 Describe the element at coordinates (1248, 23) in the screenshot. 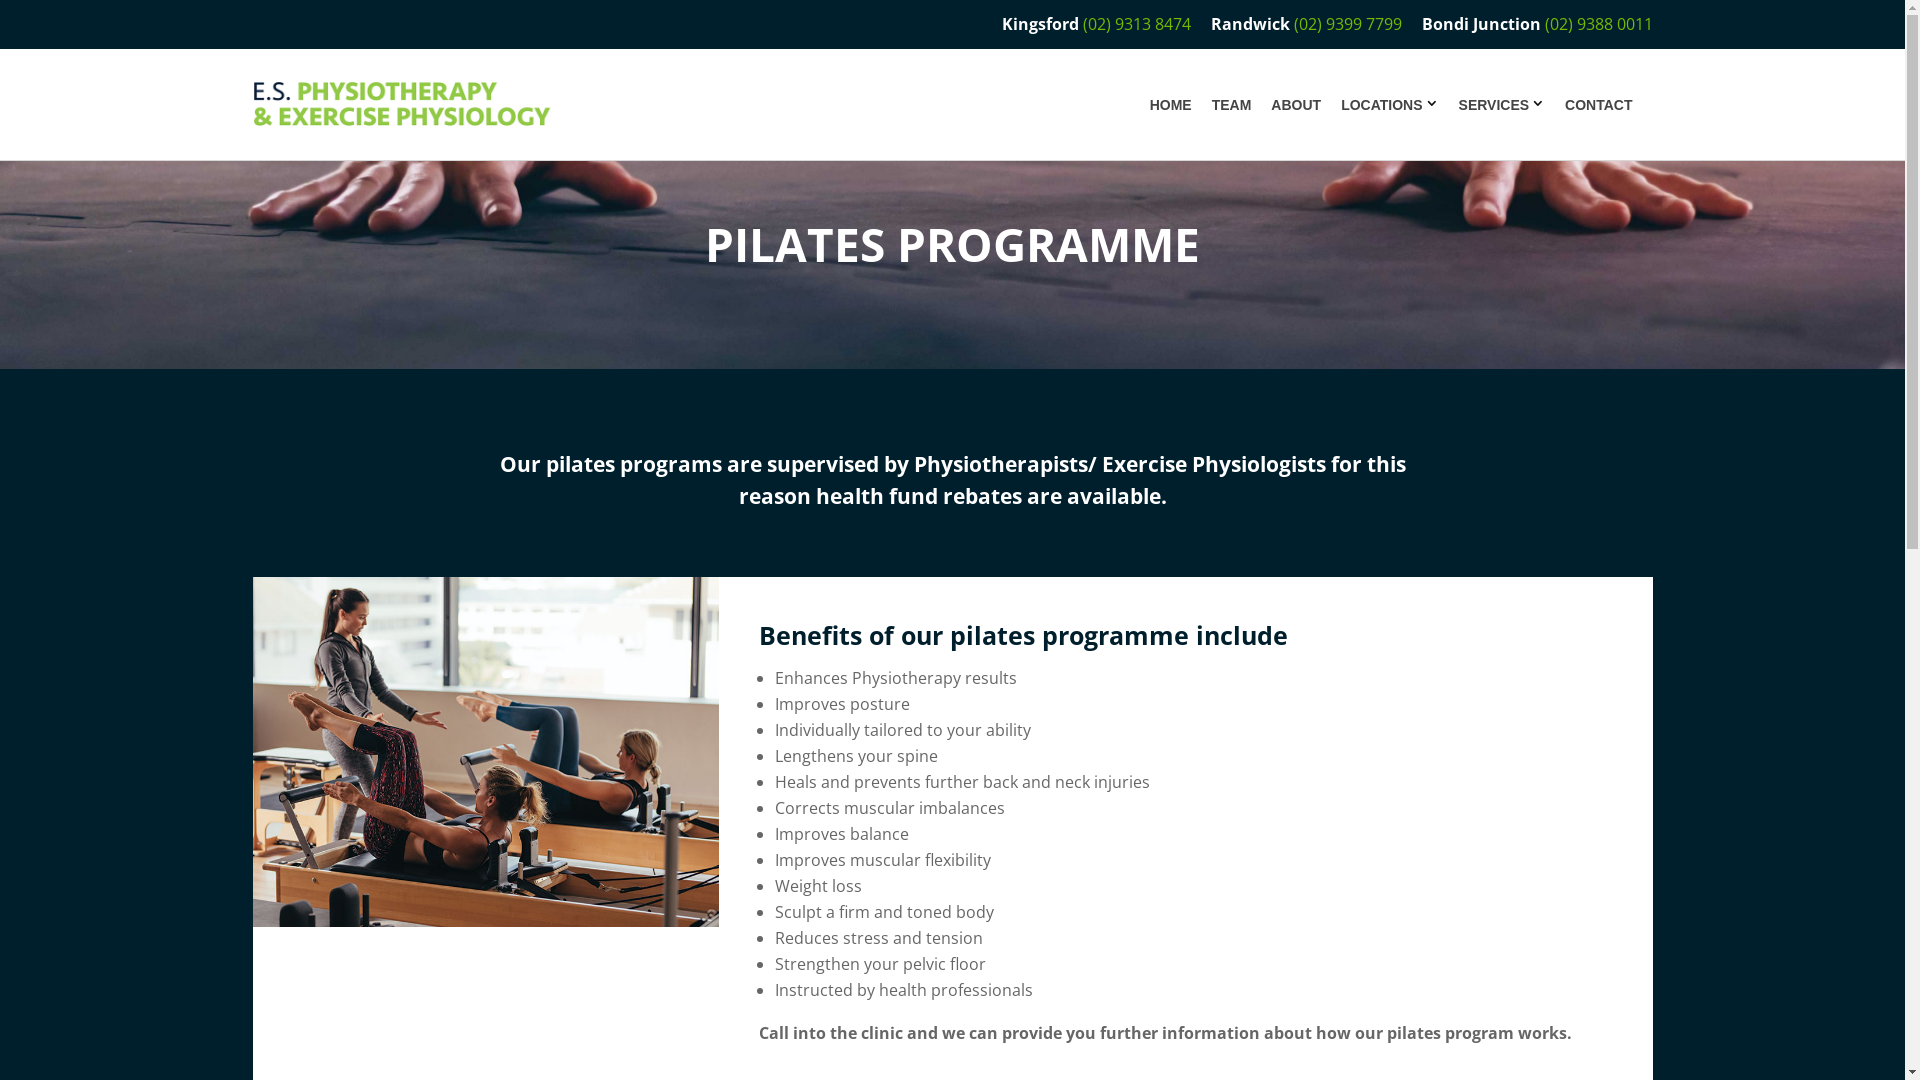

I see `'Randwick'` at that location.